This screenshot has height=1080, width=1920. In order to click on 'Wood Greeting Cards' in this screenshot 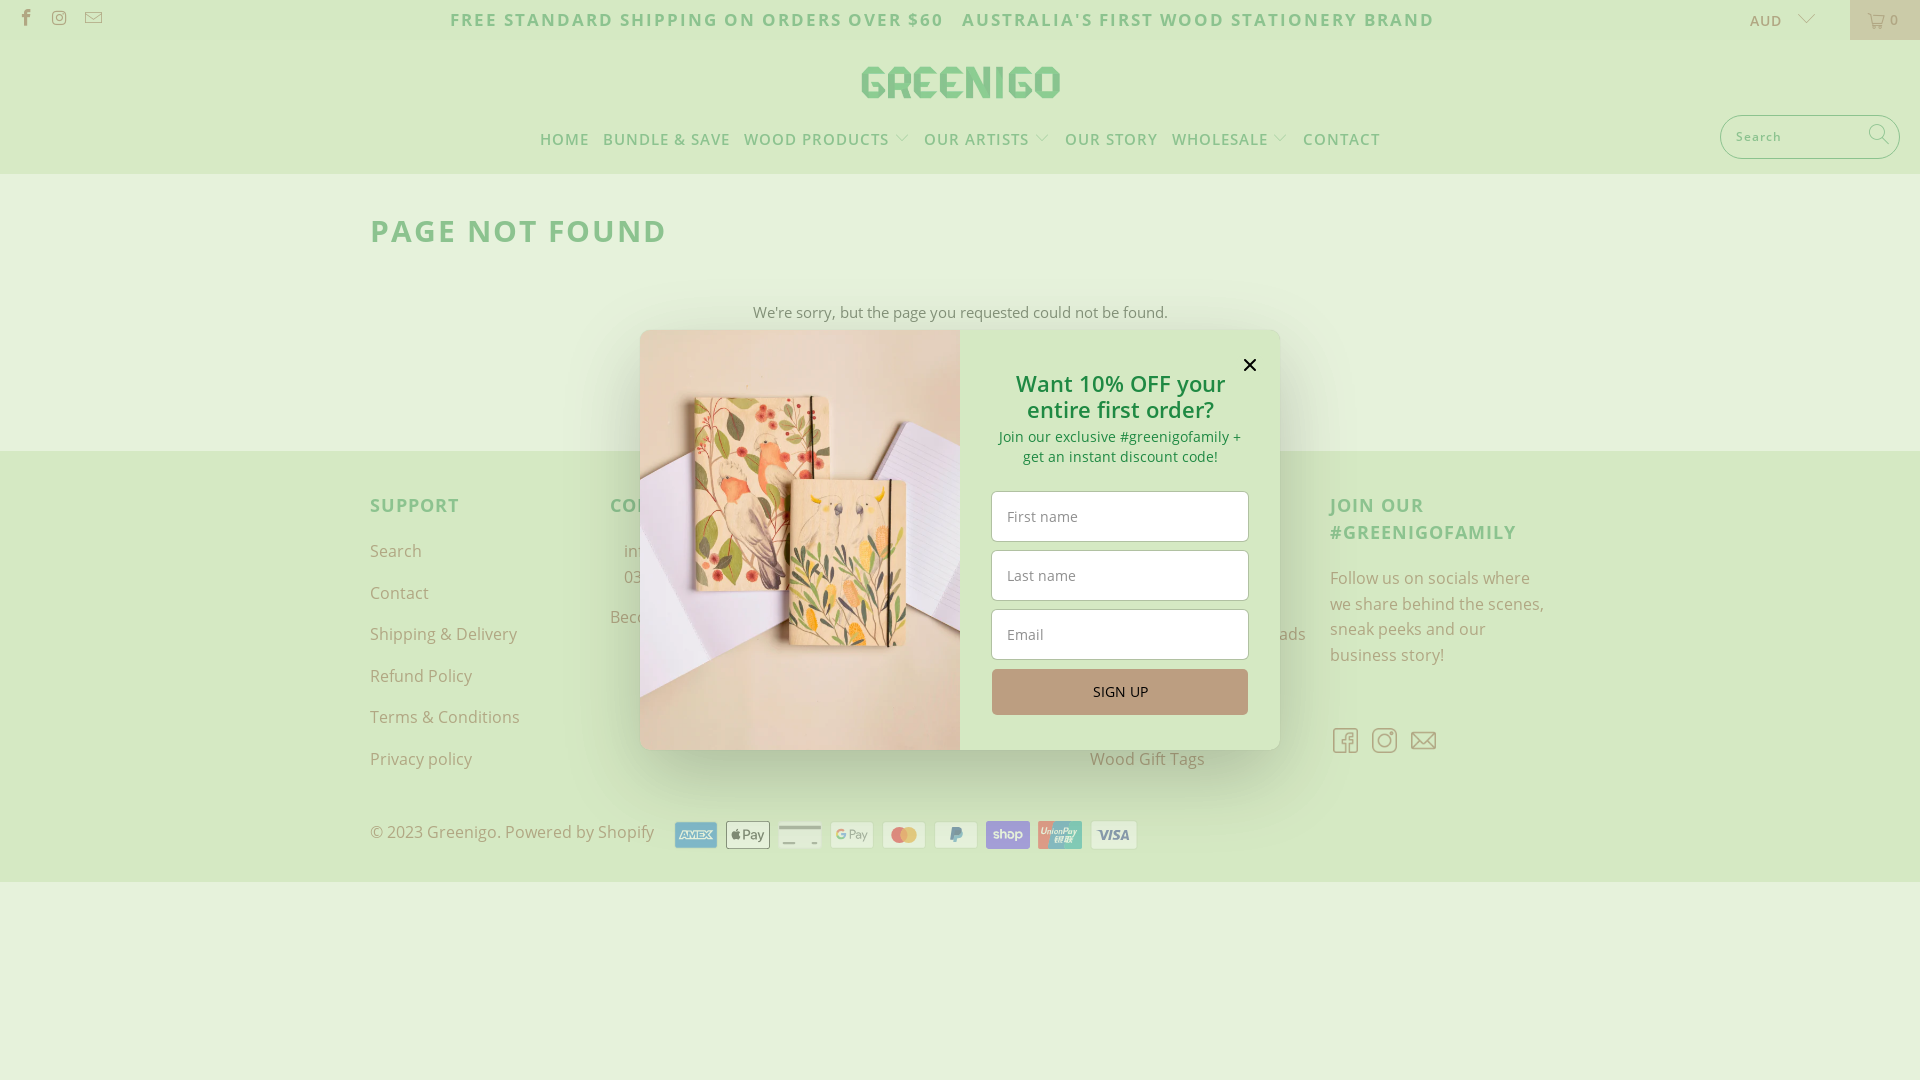, I will do `click(1171, 675)`.